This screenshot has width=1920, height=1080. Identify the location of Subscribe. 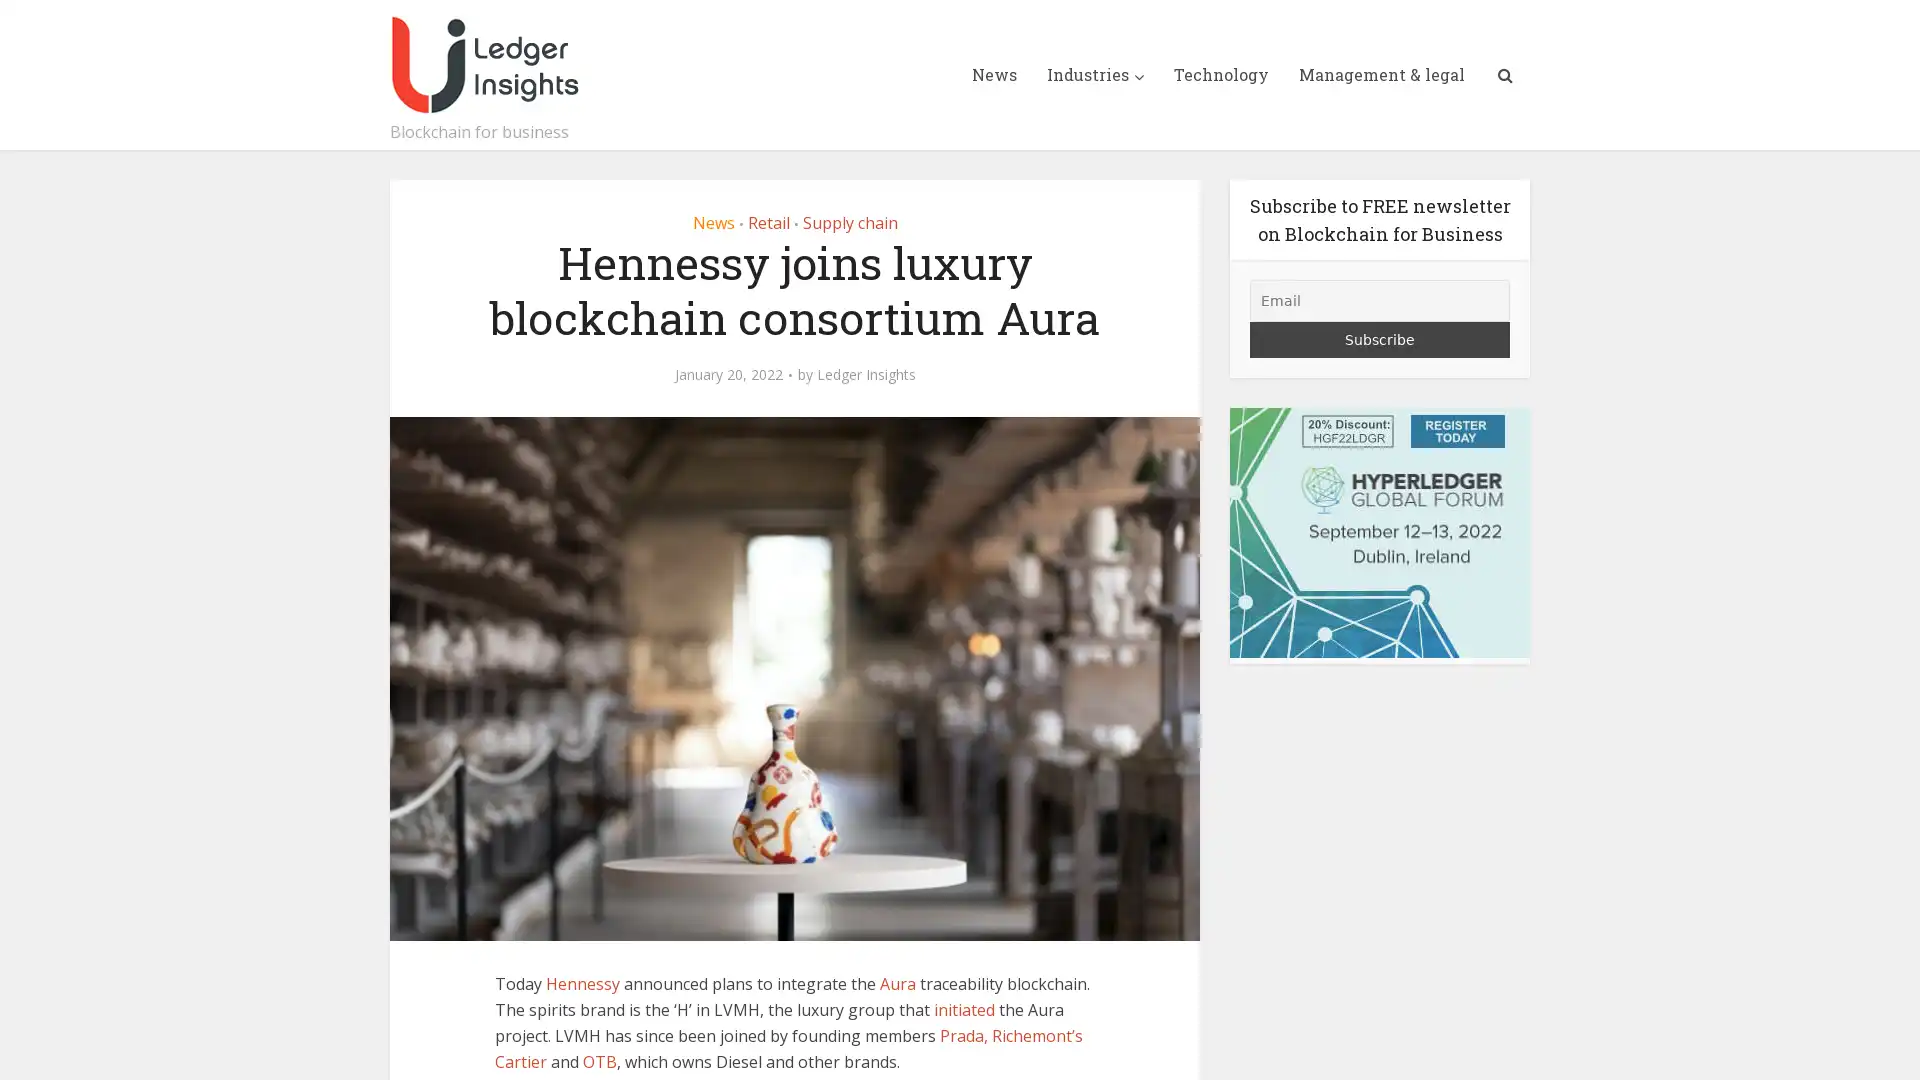
(1379, 338).